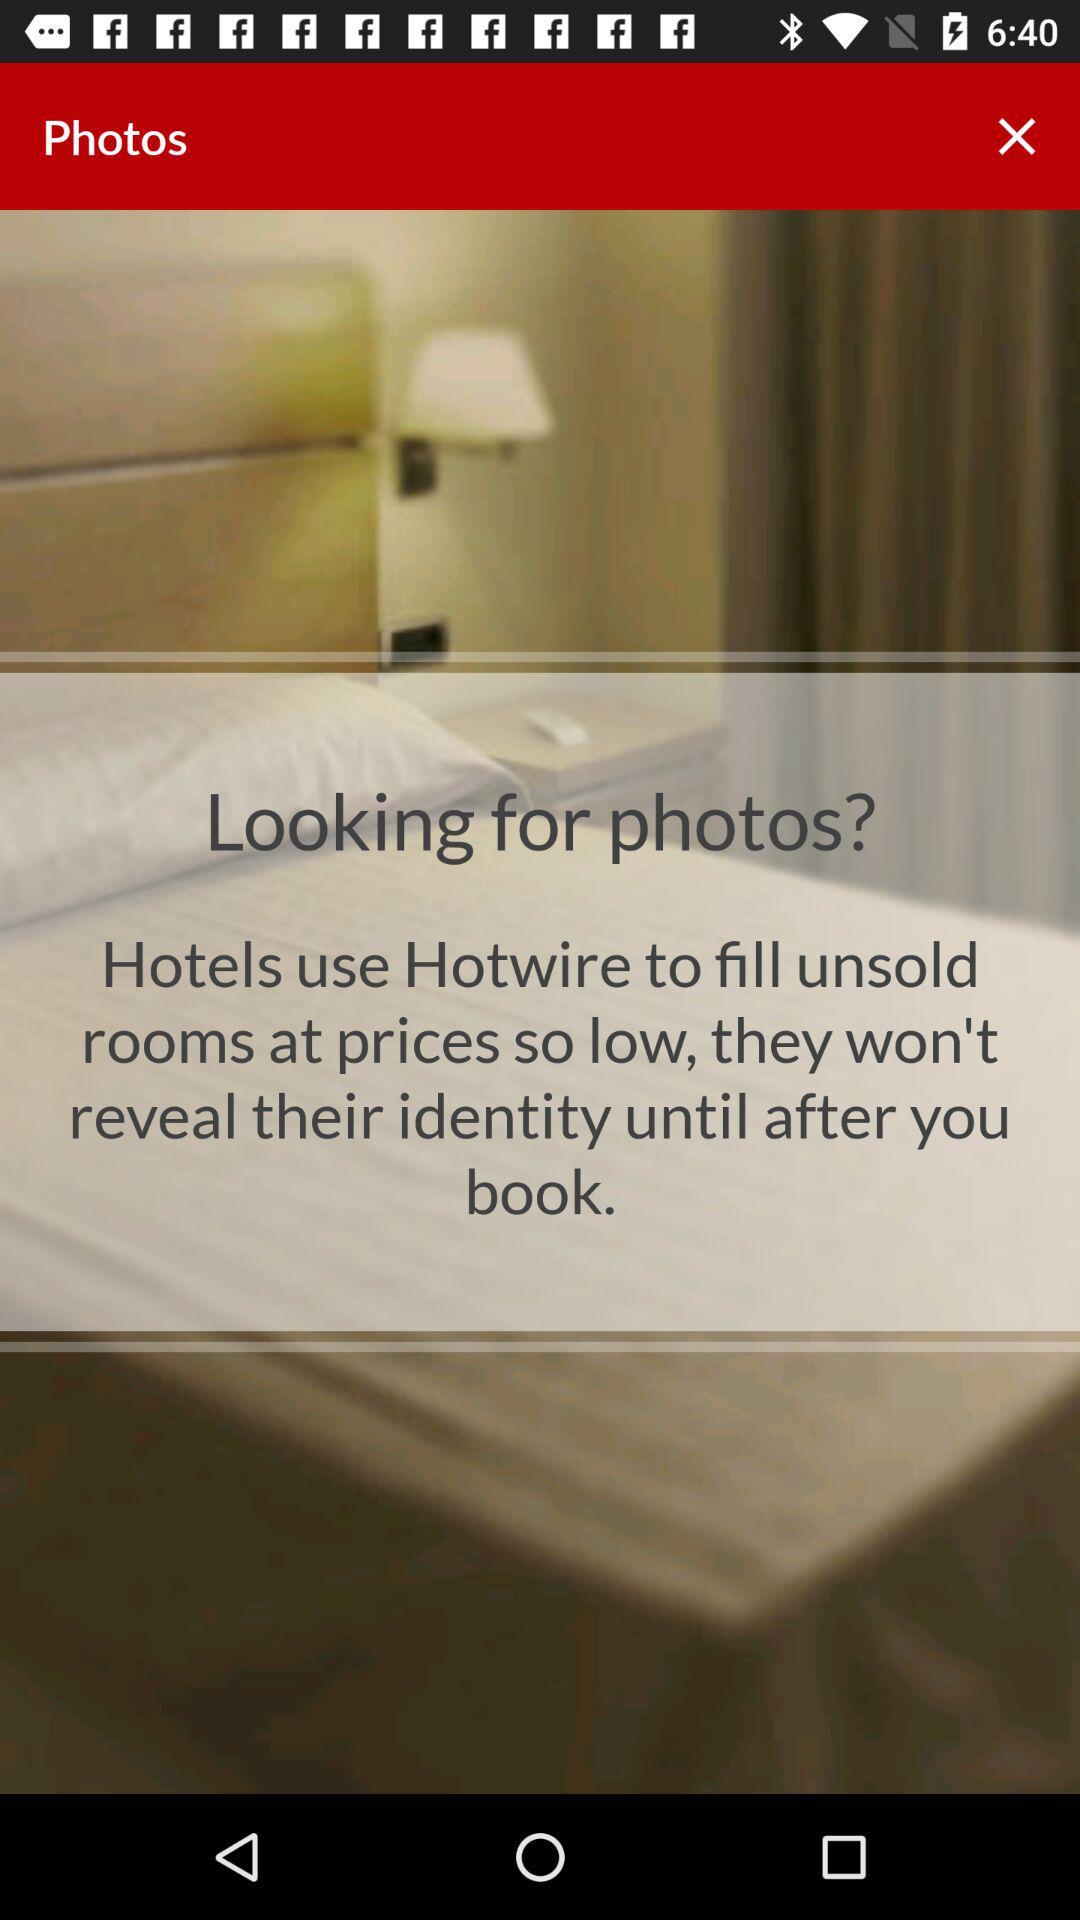  I want to click on the app next to photos app, so click(1017, 135).